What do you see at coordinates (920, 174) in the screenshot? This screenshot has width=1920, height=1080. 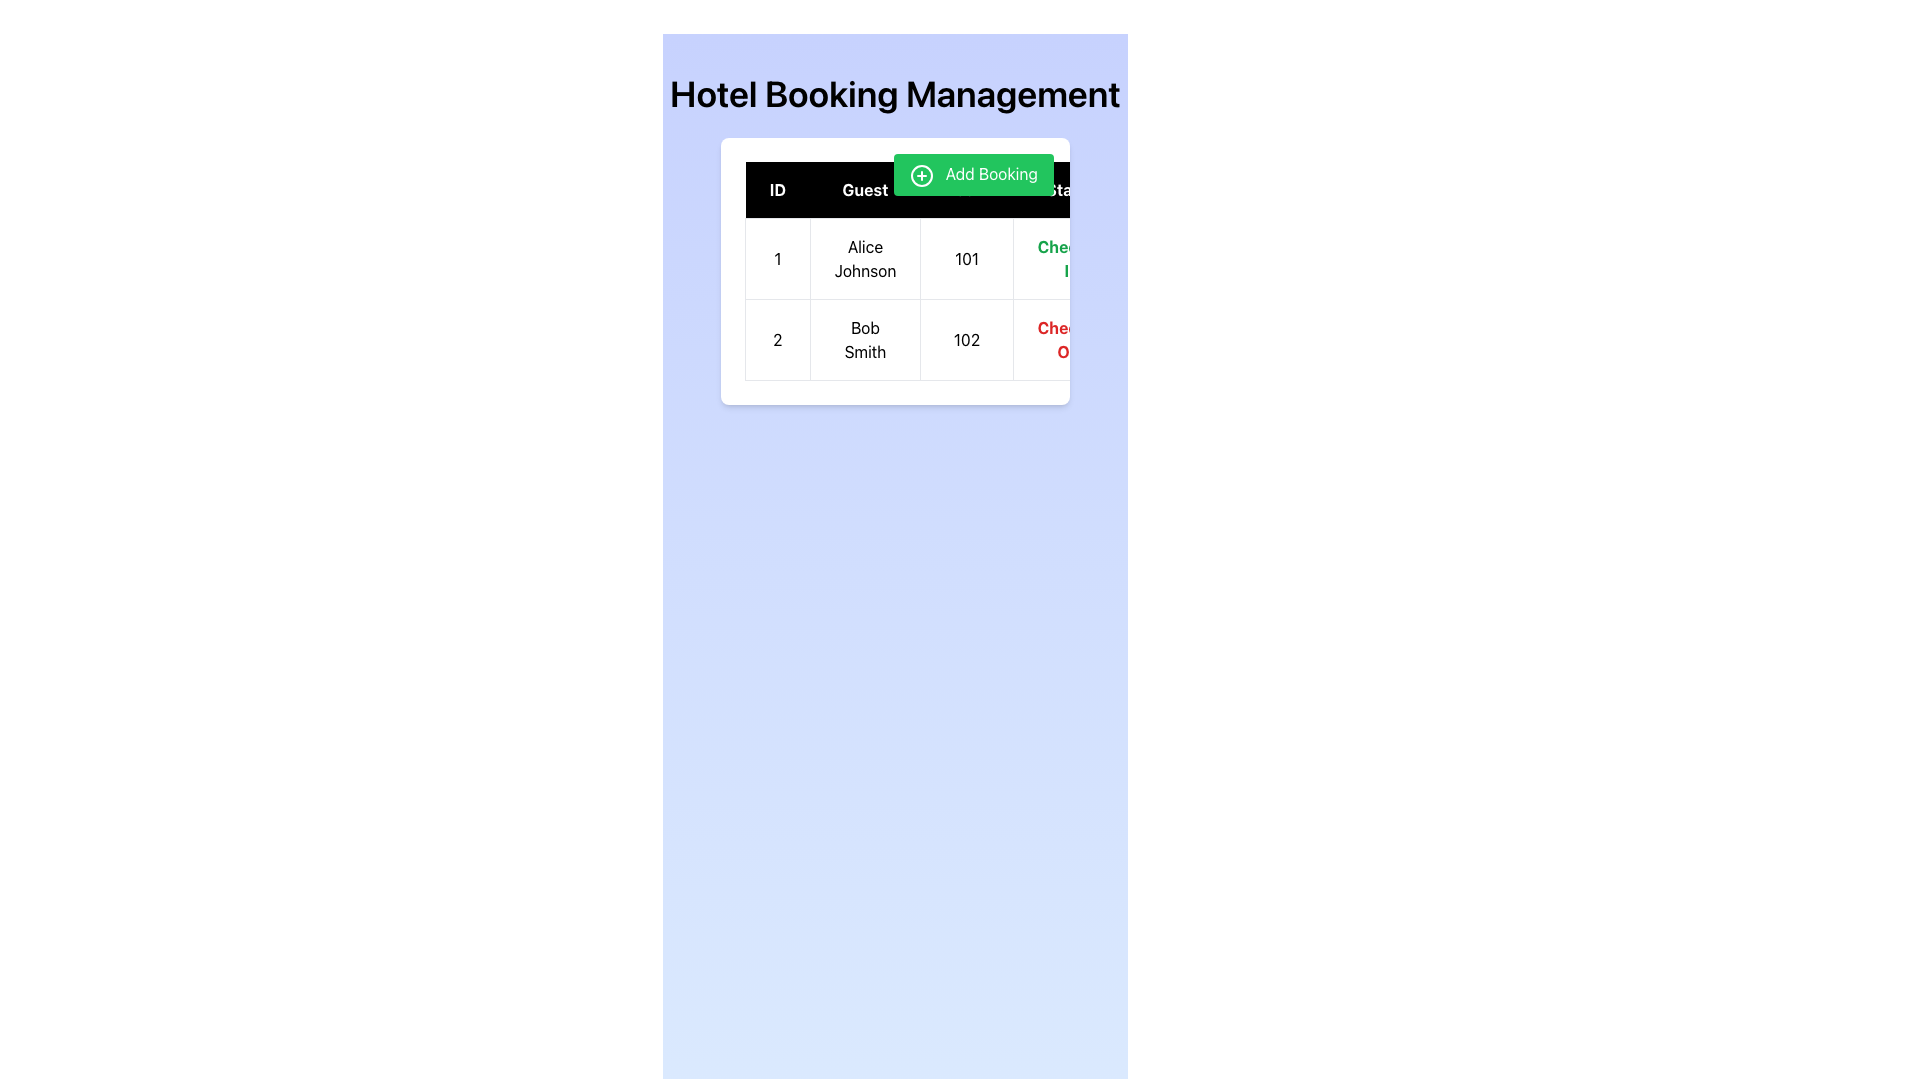 I see `the SVG Circle element that represents the add bookings function to invoke its action` at bounding box center [920, 174].